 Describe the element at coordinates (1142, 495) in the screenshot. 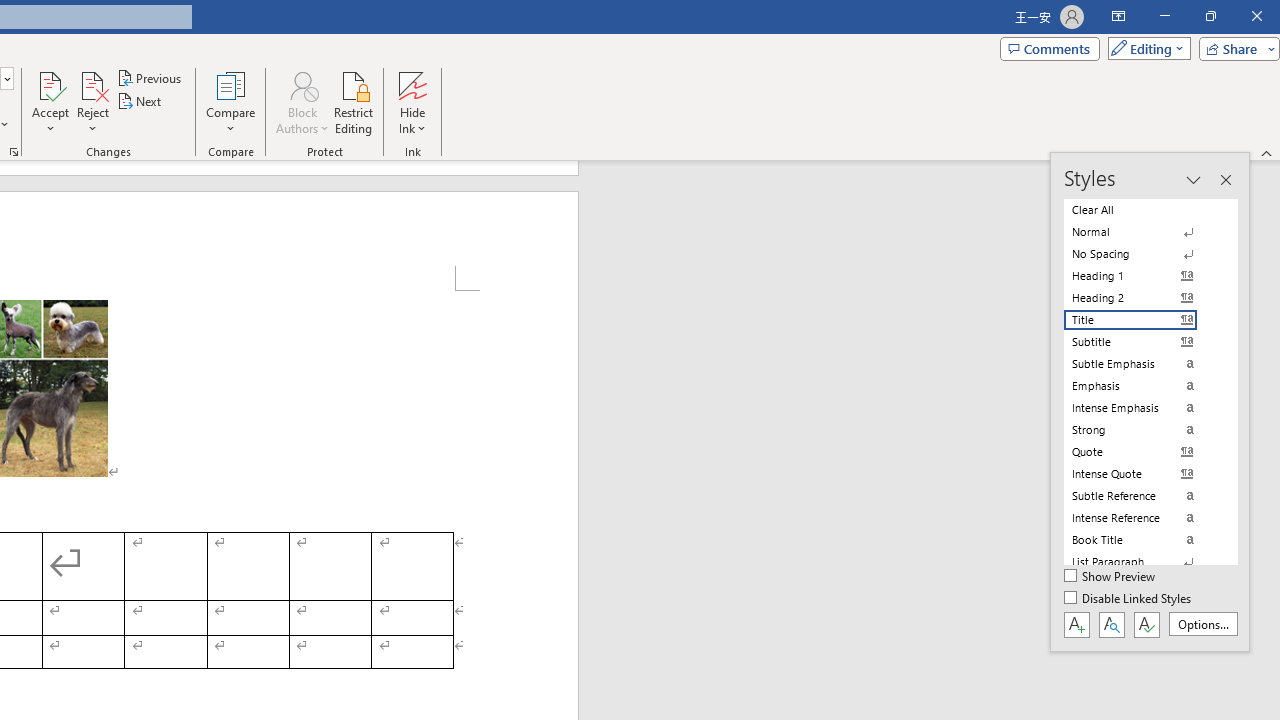

I see `'Subtle Reference'` at that location.